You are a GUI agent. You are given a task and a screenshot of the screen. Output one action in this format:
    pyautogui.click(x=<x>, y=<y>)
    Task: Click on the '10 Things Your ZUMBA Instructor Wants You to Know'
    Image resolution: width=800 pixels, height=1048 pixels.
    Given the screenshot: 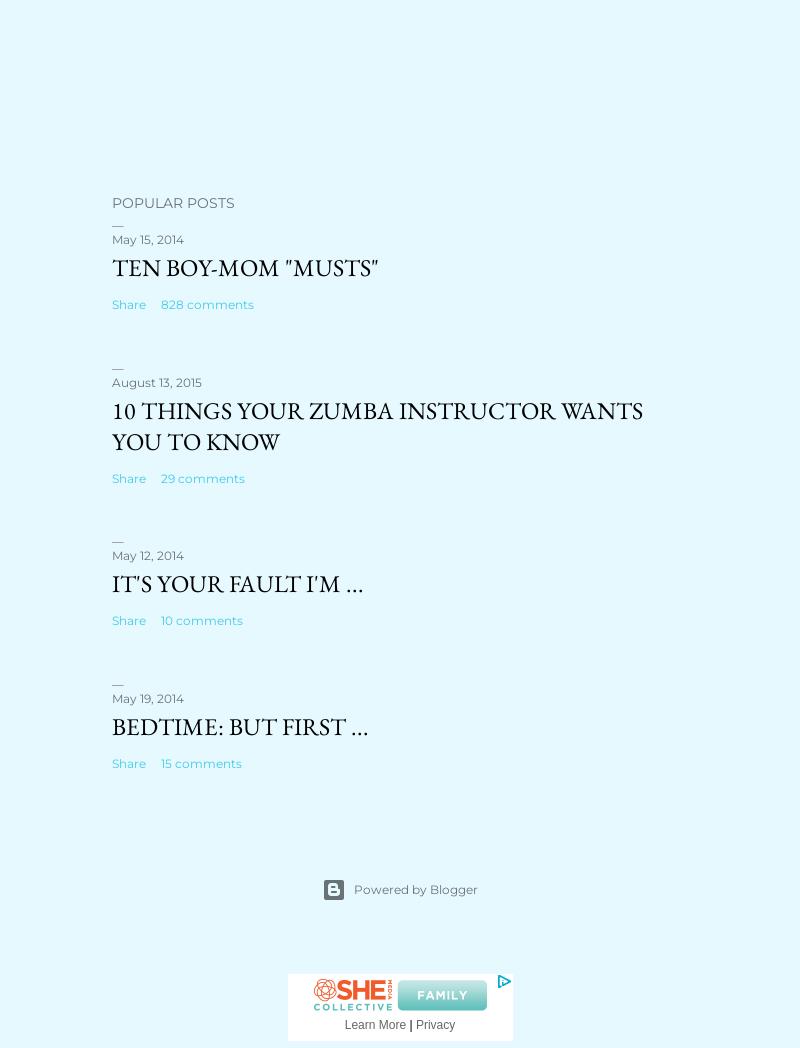 What is the action you would take?
    pyautogui.click(x=111, y=424)
    